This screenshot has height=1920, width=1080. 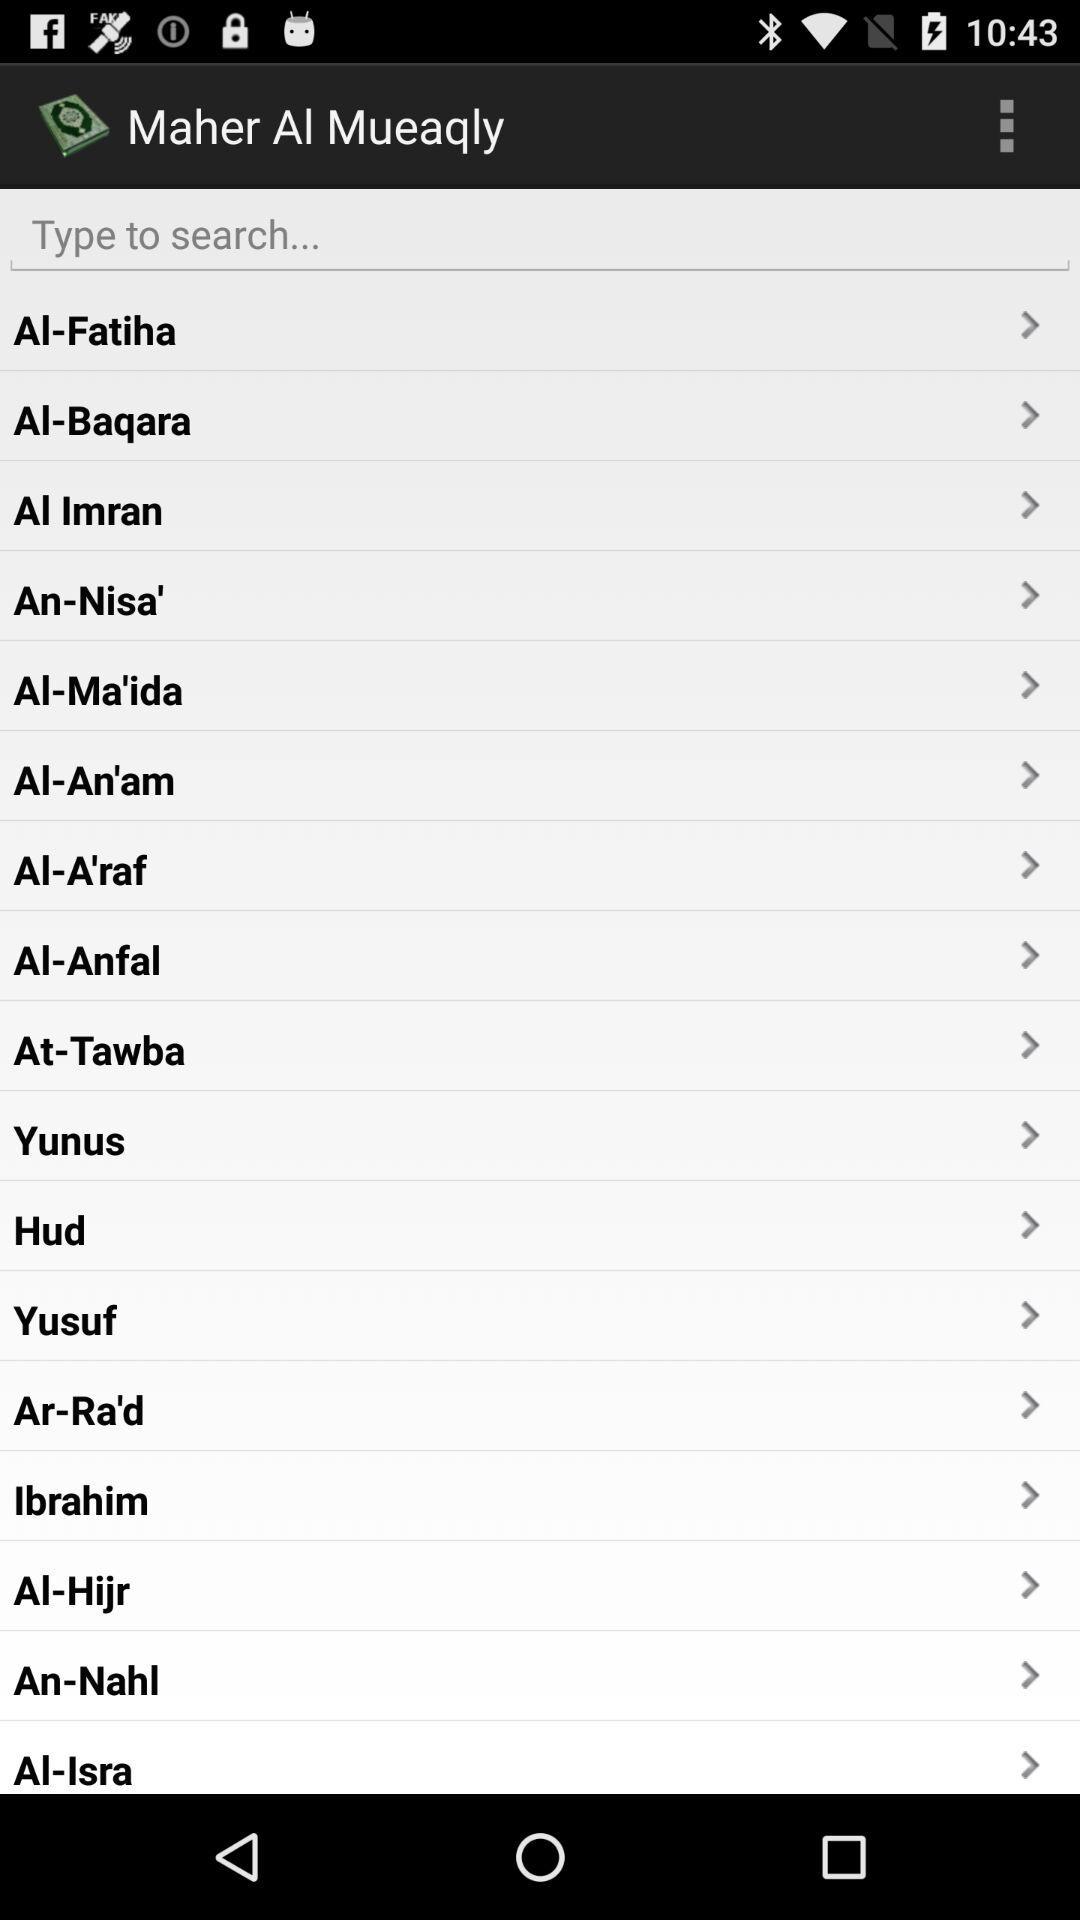 What do you see at coordinates (1028, 1044) in the screenshot?
I see `the item next to at-tawba icon` at bounding box center [1028, 1044].